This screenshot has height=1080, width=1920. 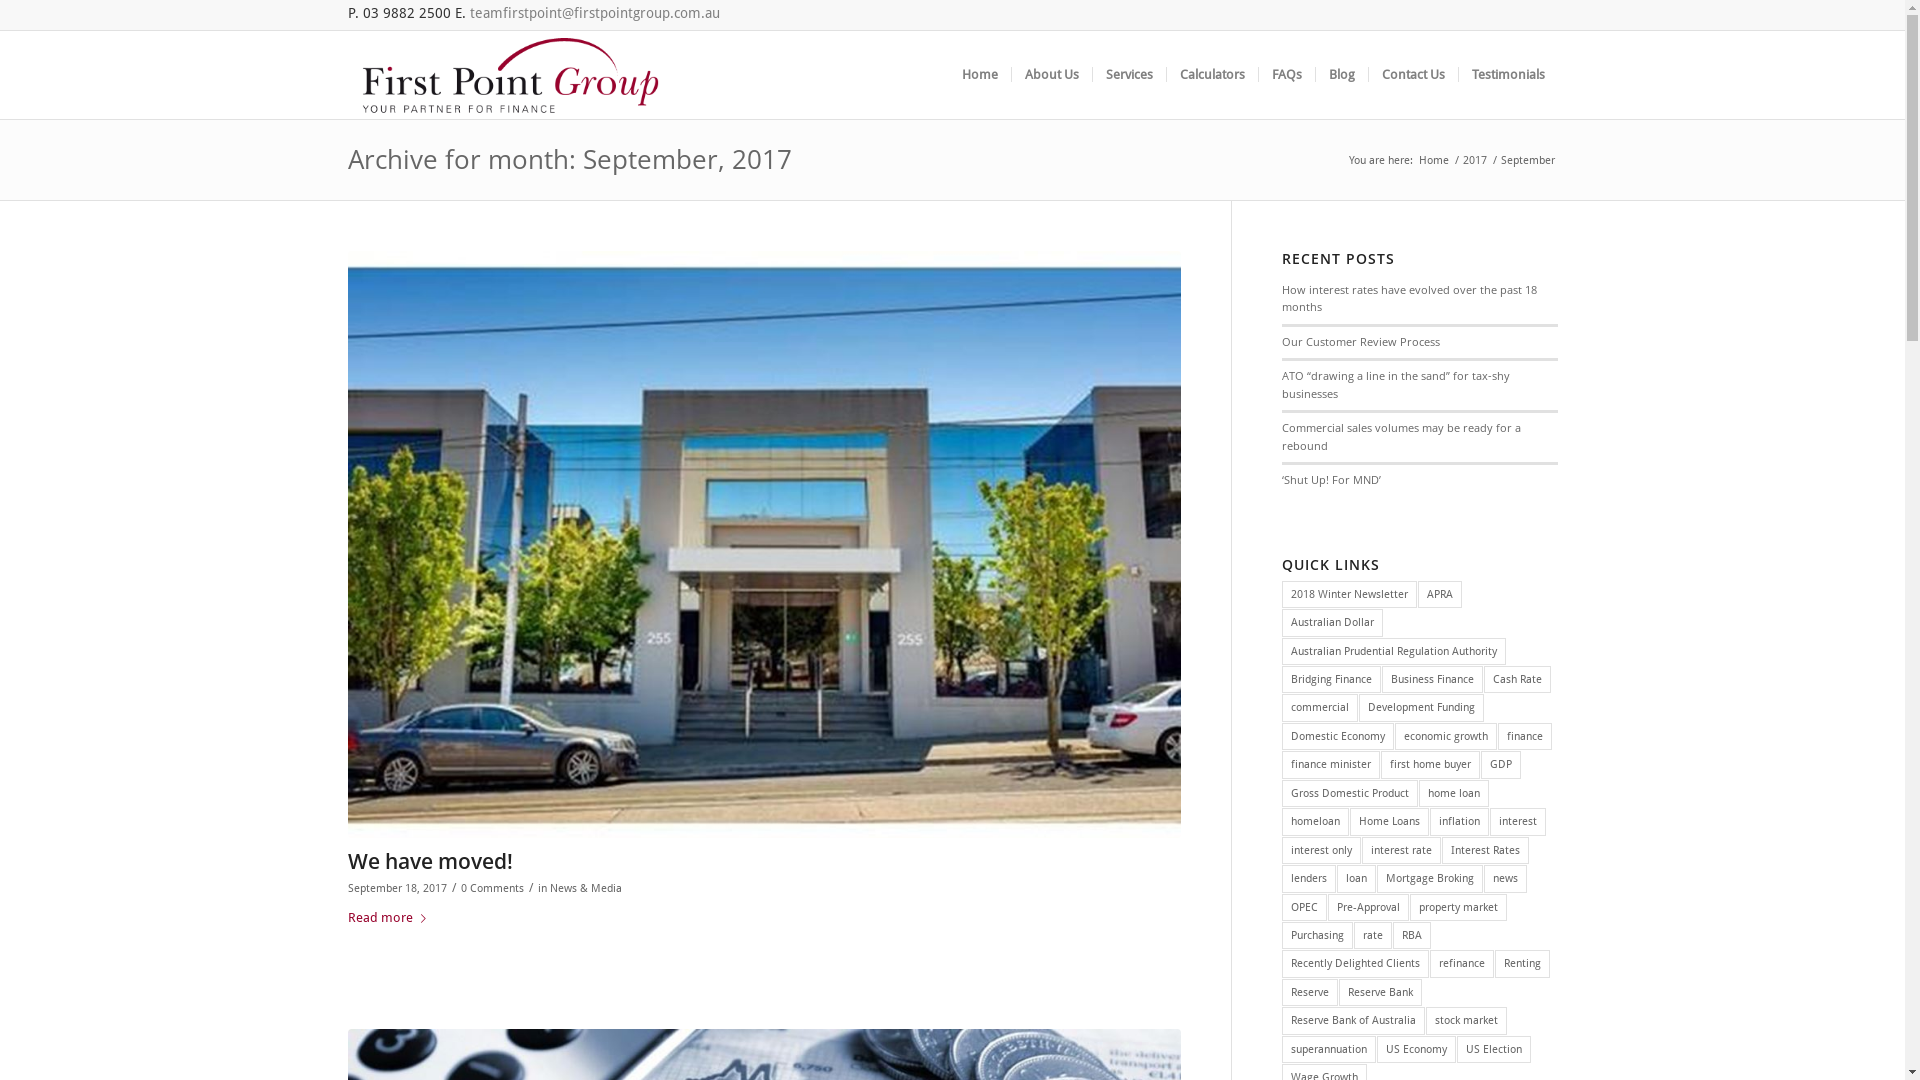 What do you see at coordinates (1441, 850) in the screenshot?
I see `'Interest Rates'` at bounding box center [1441, 850].